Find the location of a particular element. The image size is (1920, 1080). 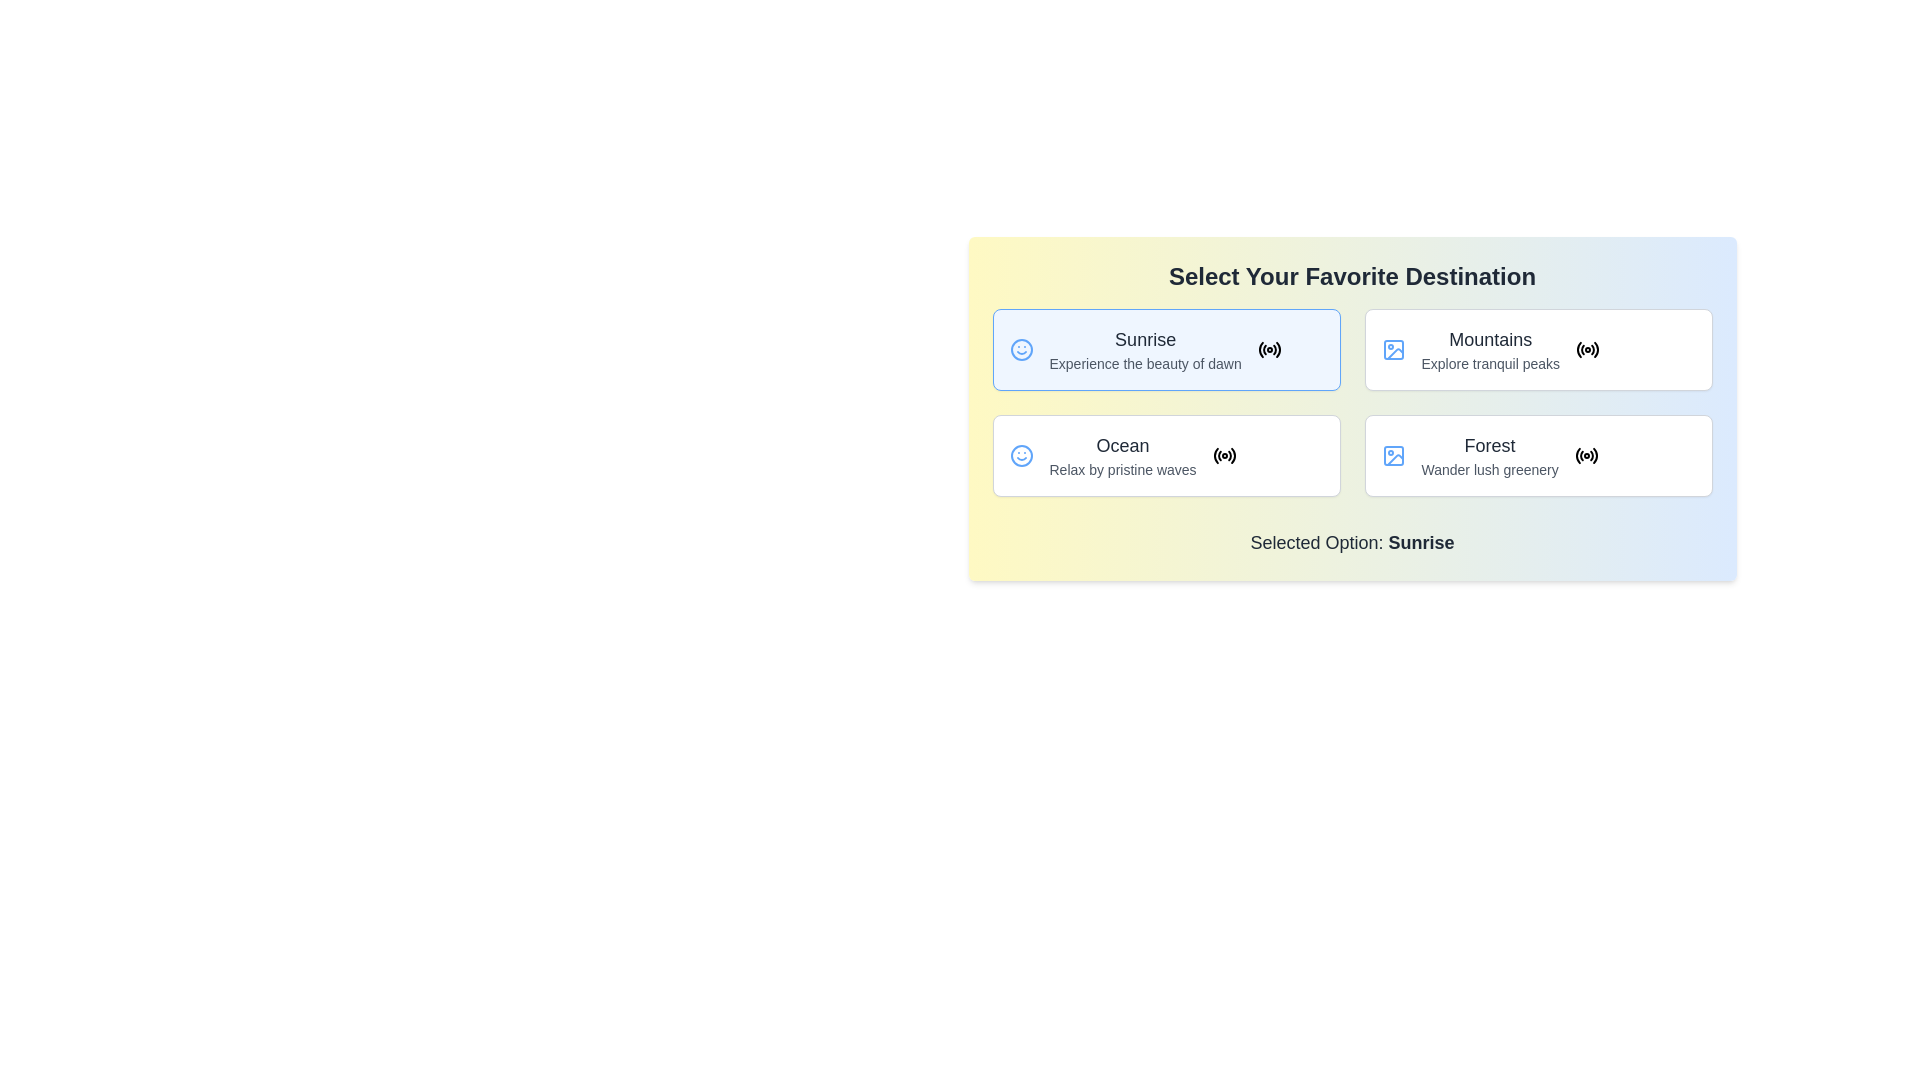

the 'Mountains' selectable option in the grid layout to indicate your selection is located at coordinates (1537, 349).